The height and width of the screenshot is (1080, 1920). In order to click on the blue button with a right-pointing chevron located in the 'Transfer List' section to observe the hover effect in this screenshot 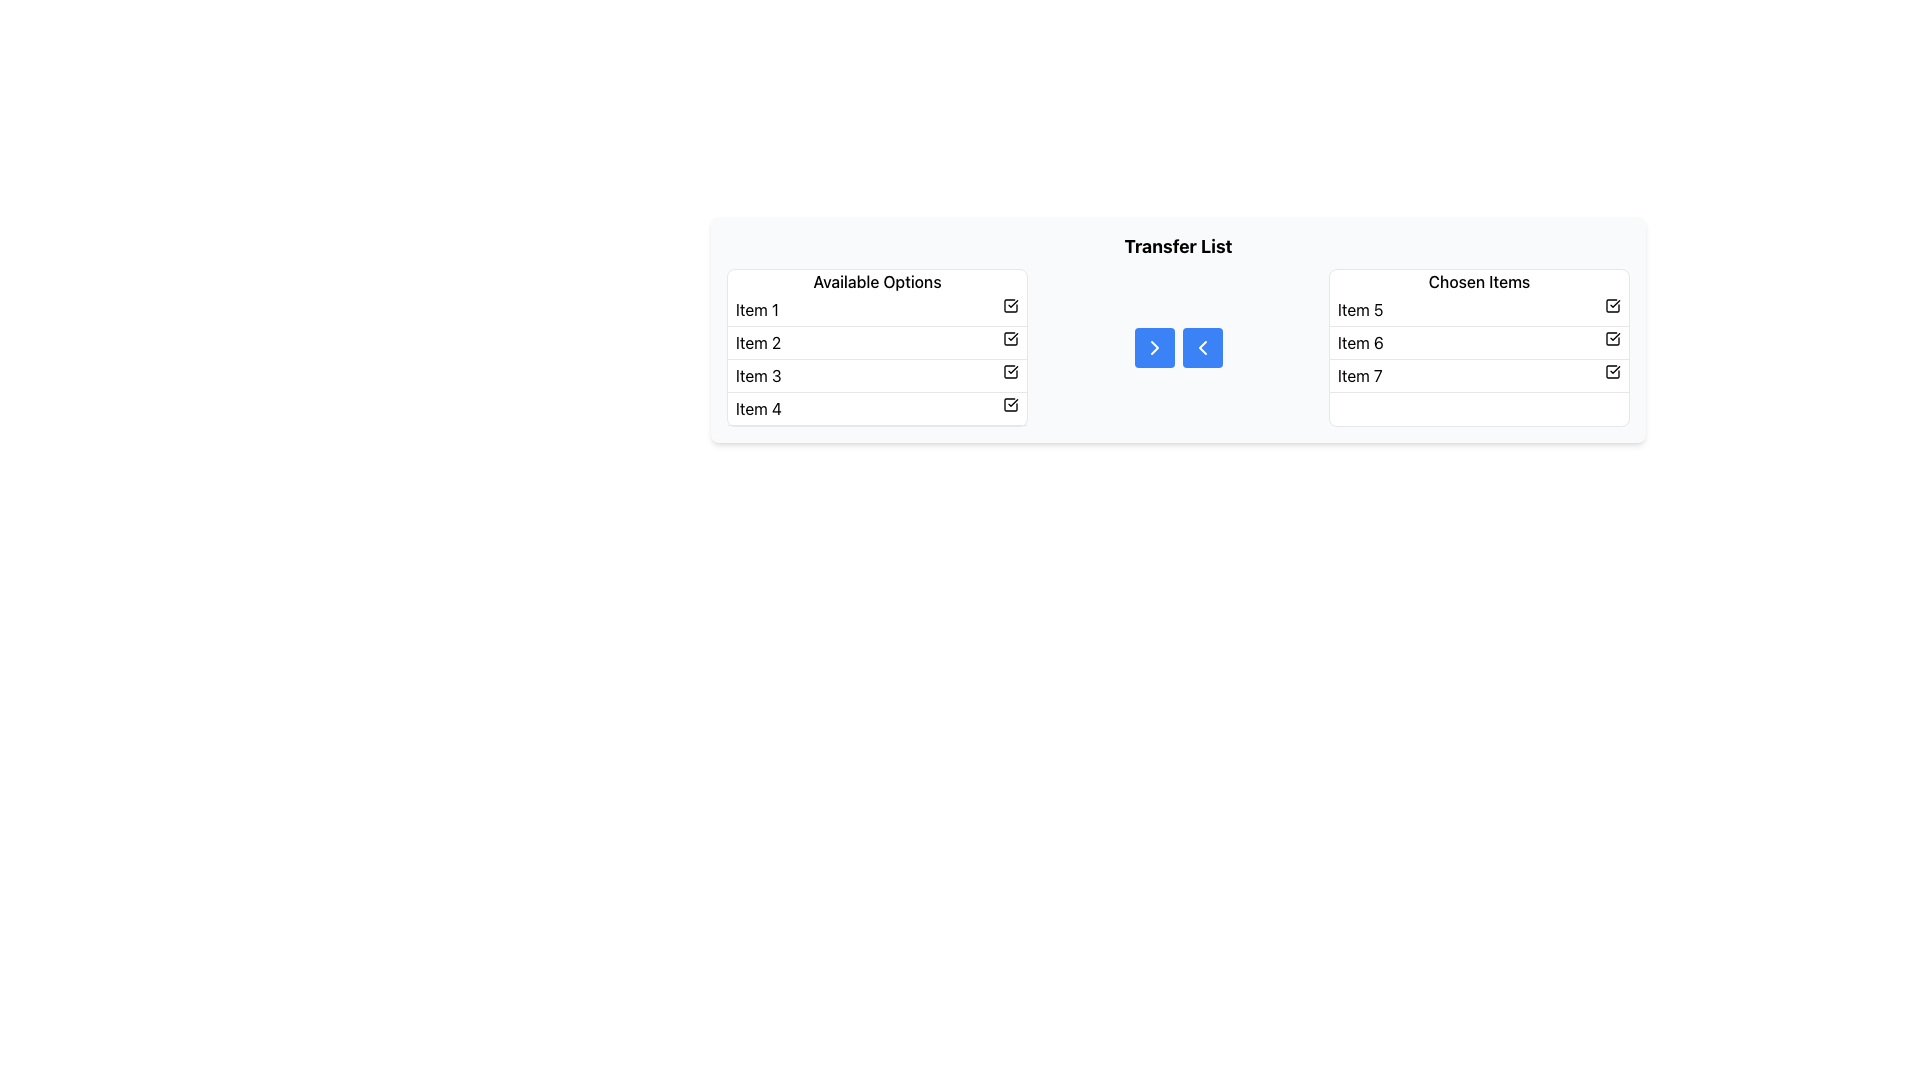, I will do `click(1154, 346)`.